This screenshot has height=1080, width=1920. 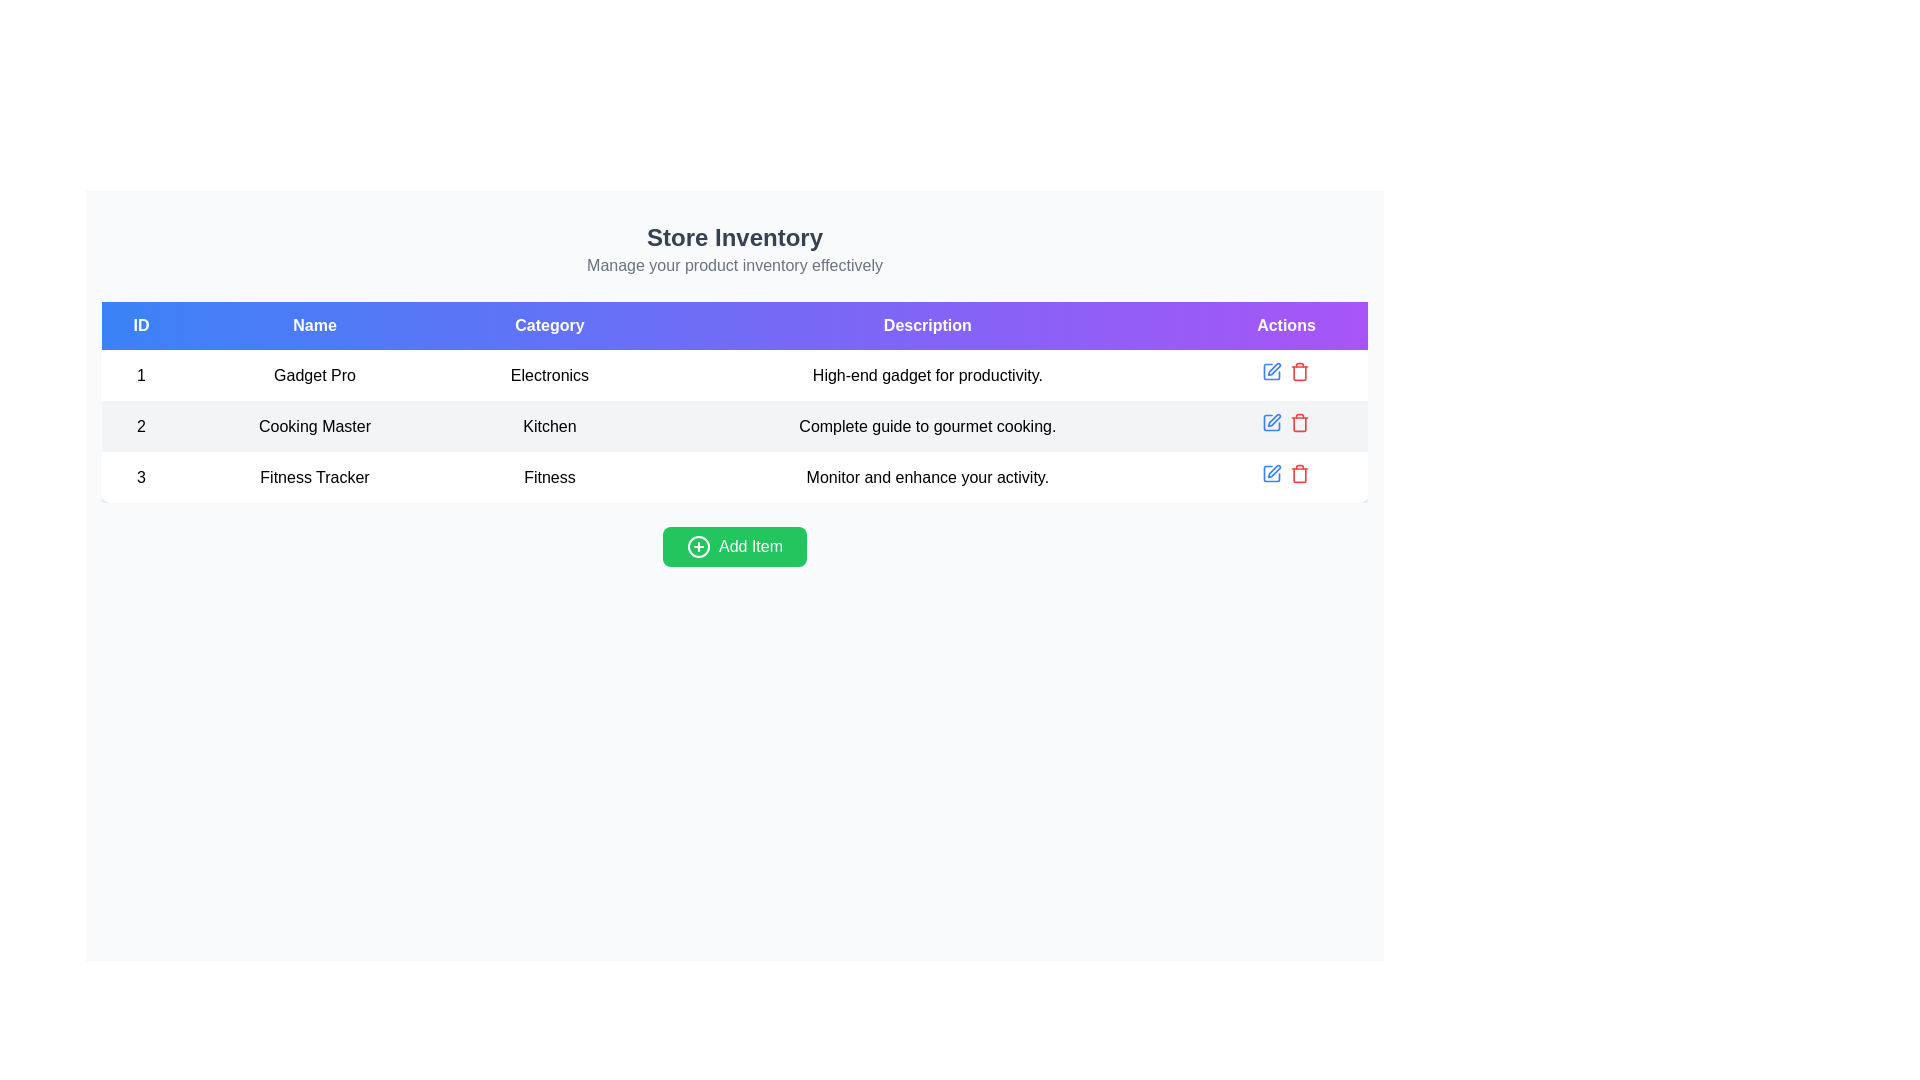 What do you see at coordinates (314, 375) in the screenshot?
I see `the text display element that shows 'Gadget Pro', located in the second column of the first row of the table, positioned between '1' and 'Electronics'` at bounding box center [314, 375].